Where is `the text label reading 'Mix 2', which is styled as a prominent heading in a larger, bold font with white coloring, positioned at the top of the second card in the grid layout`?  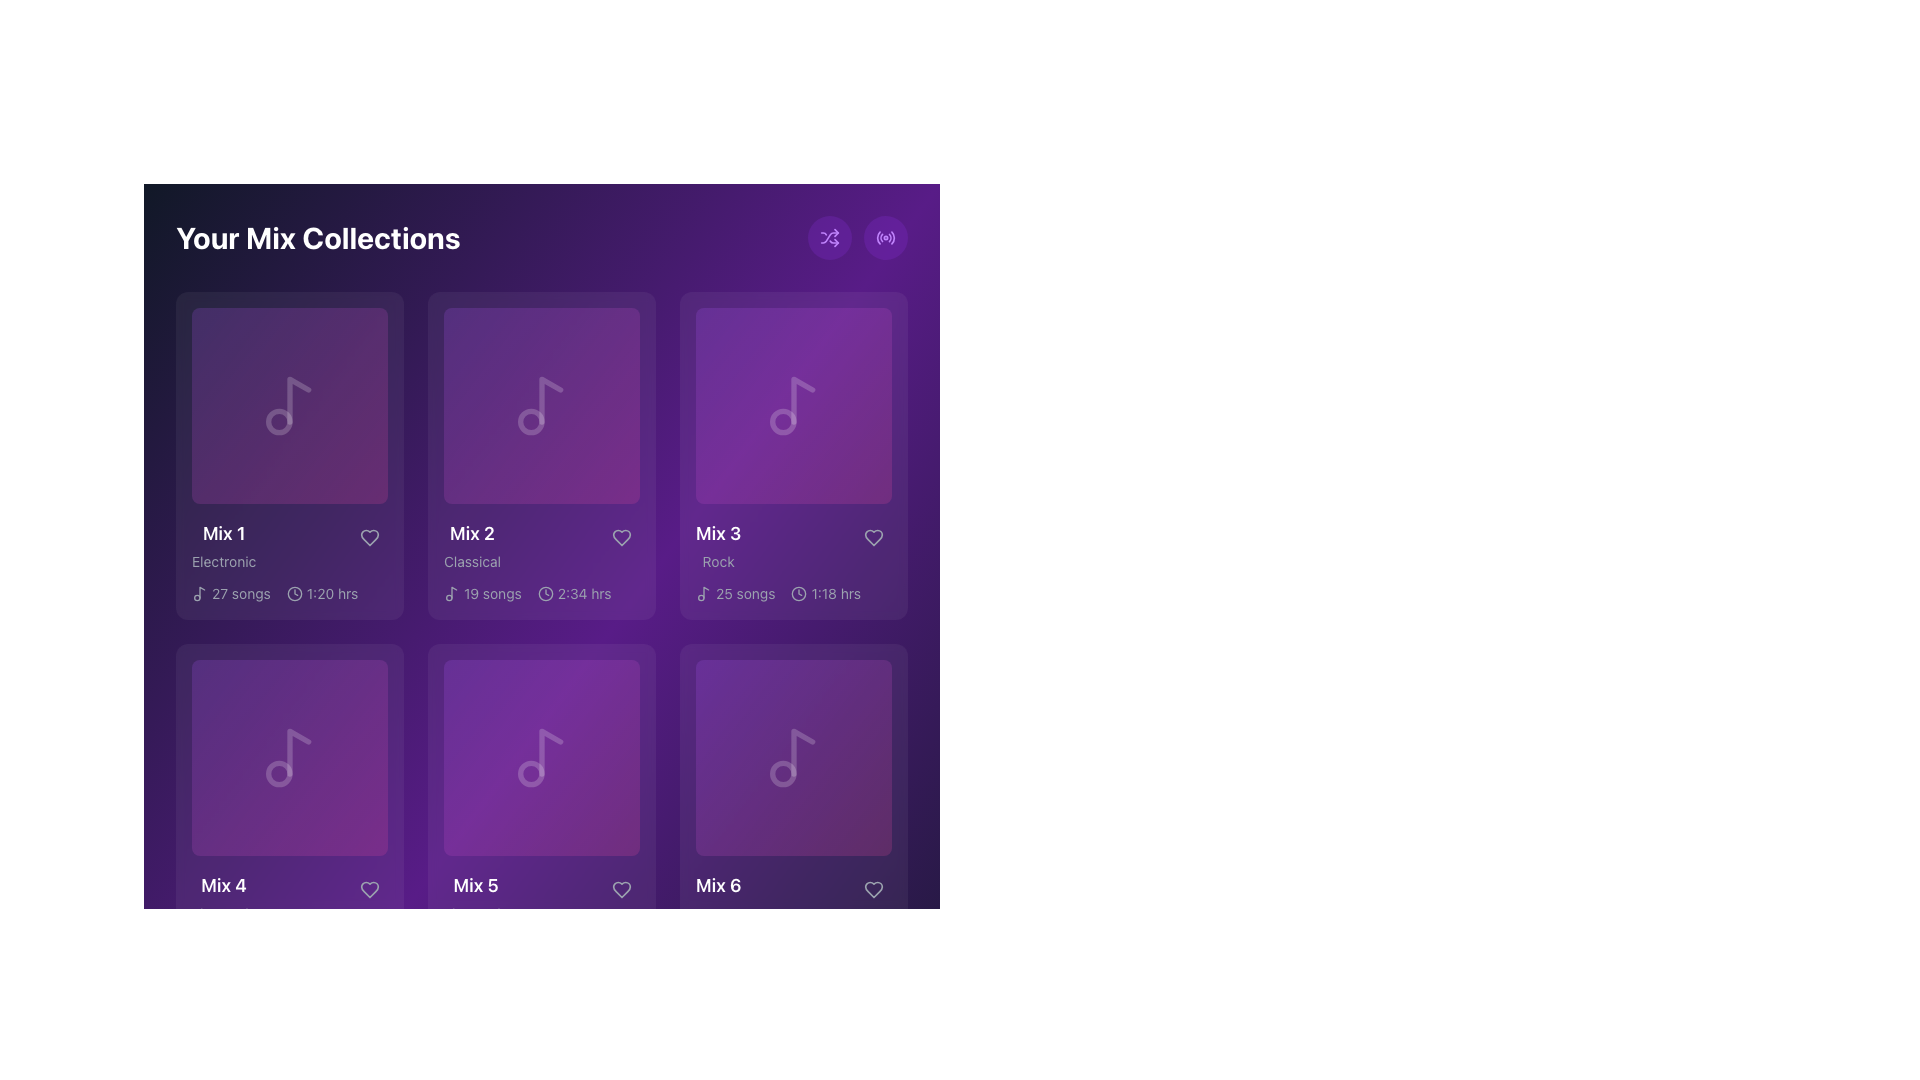 the text label reading 'Mix 2', which is styled as a prominent heading in a larger, bold font with white coloring, positioned at the top of the second card in the grid layout is located at coordinates (471, 532).